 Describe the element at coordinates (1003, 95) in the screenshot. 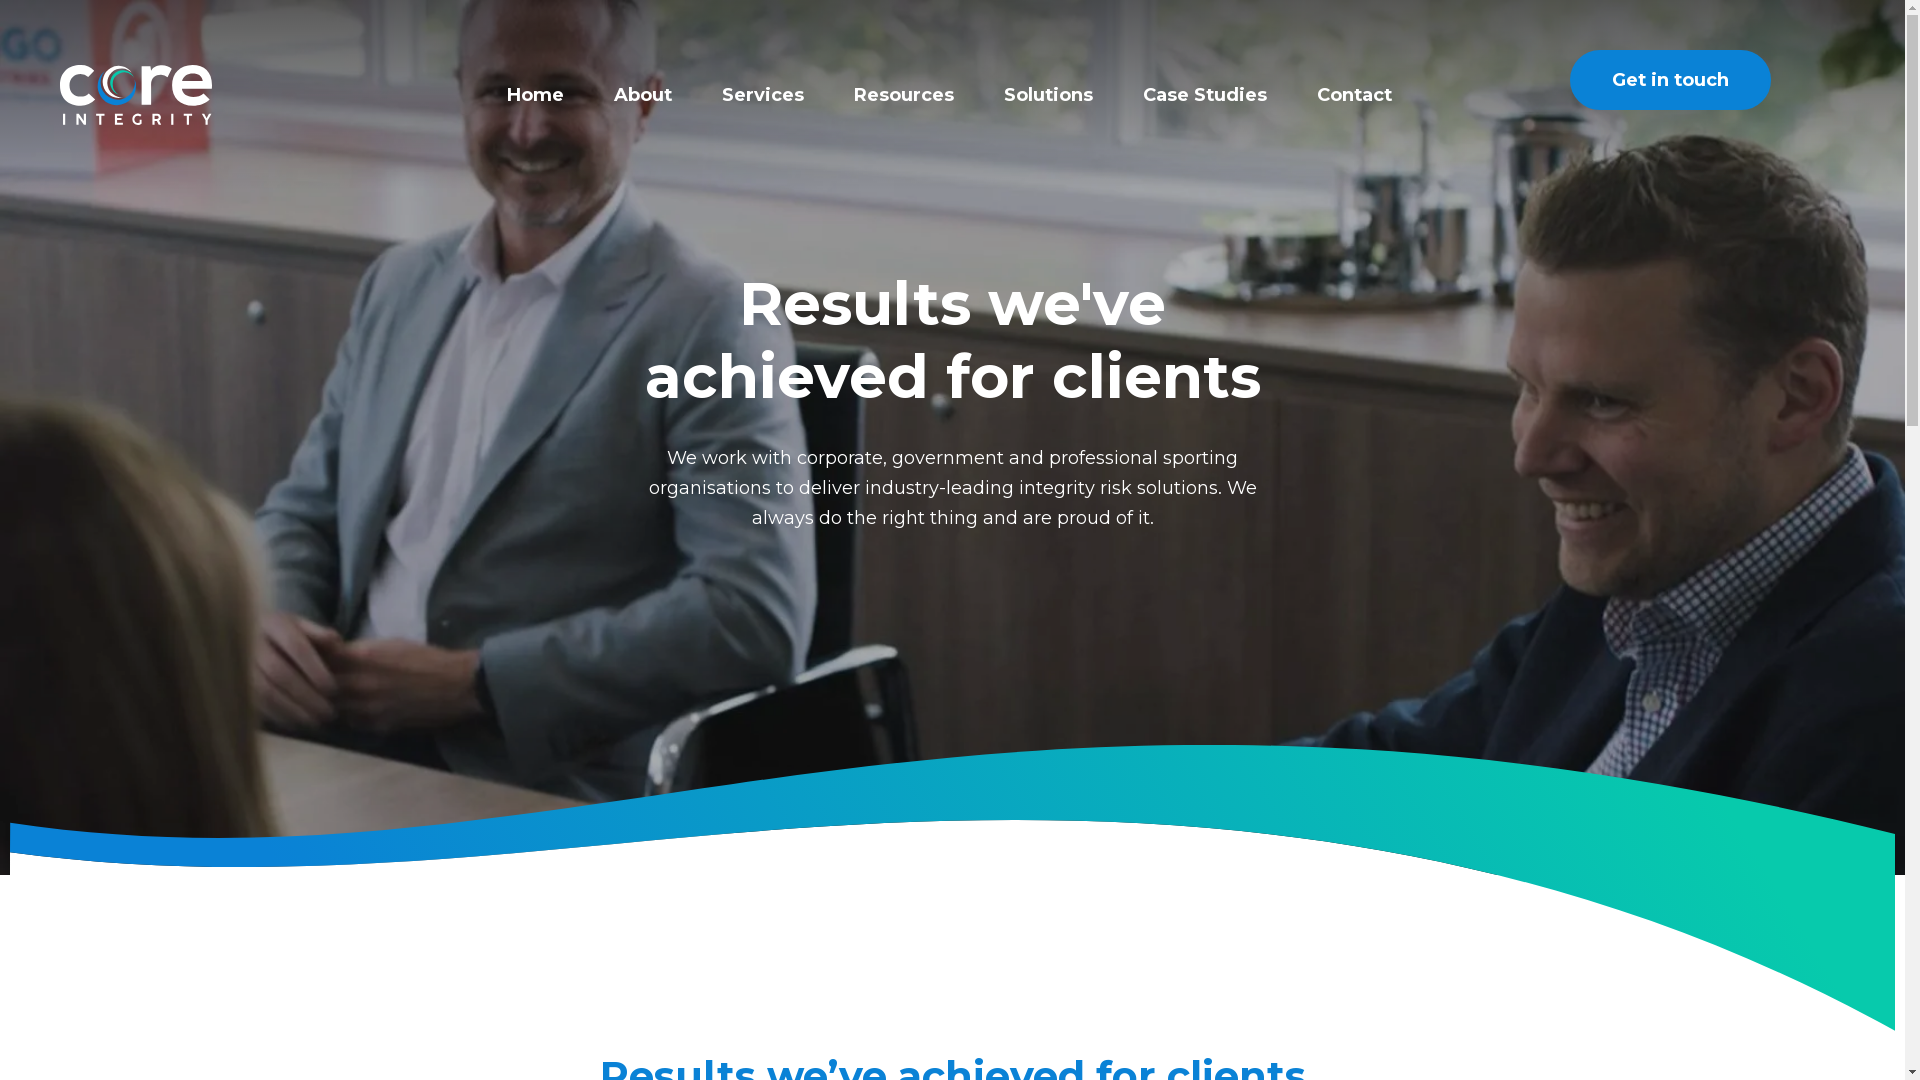

I see `'Solutions'` at that location.